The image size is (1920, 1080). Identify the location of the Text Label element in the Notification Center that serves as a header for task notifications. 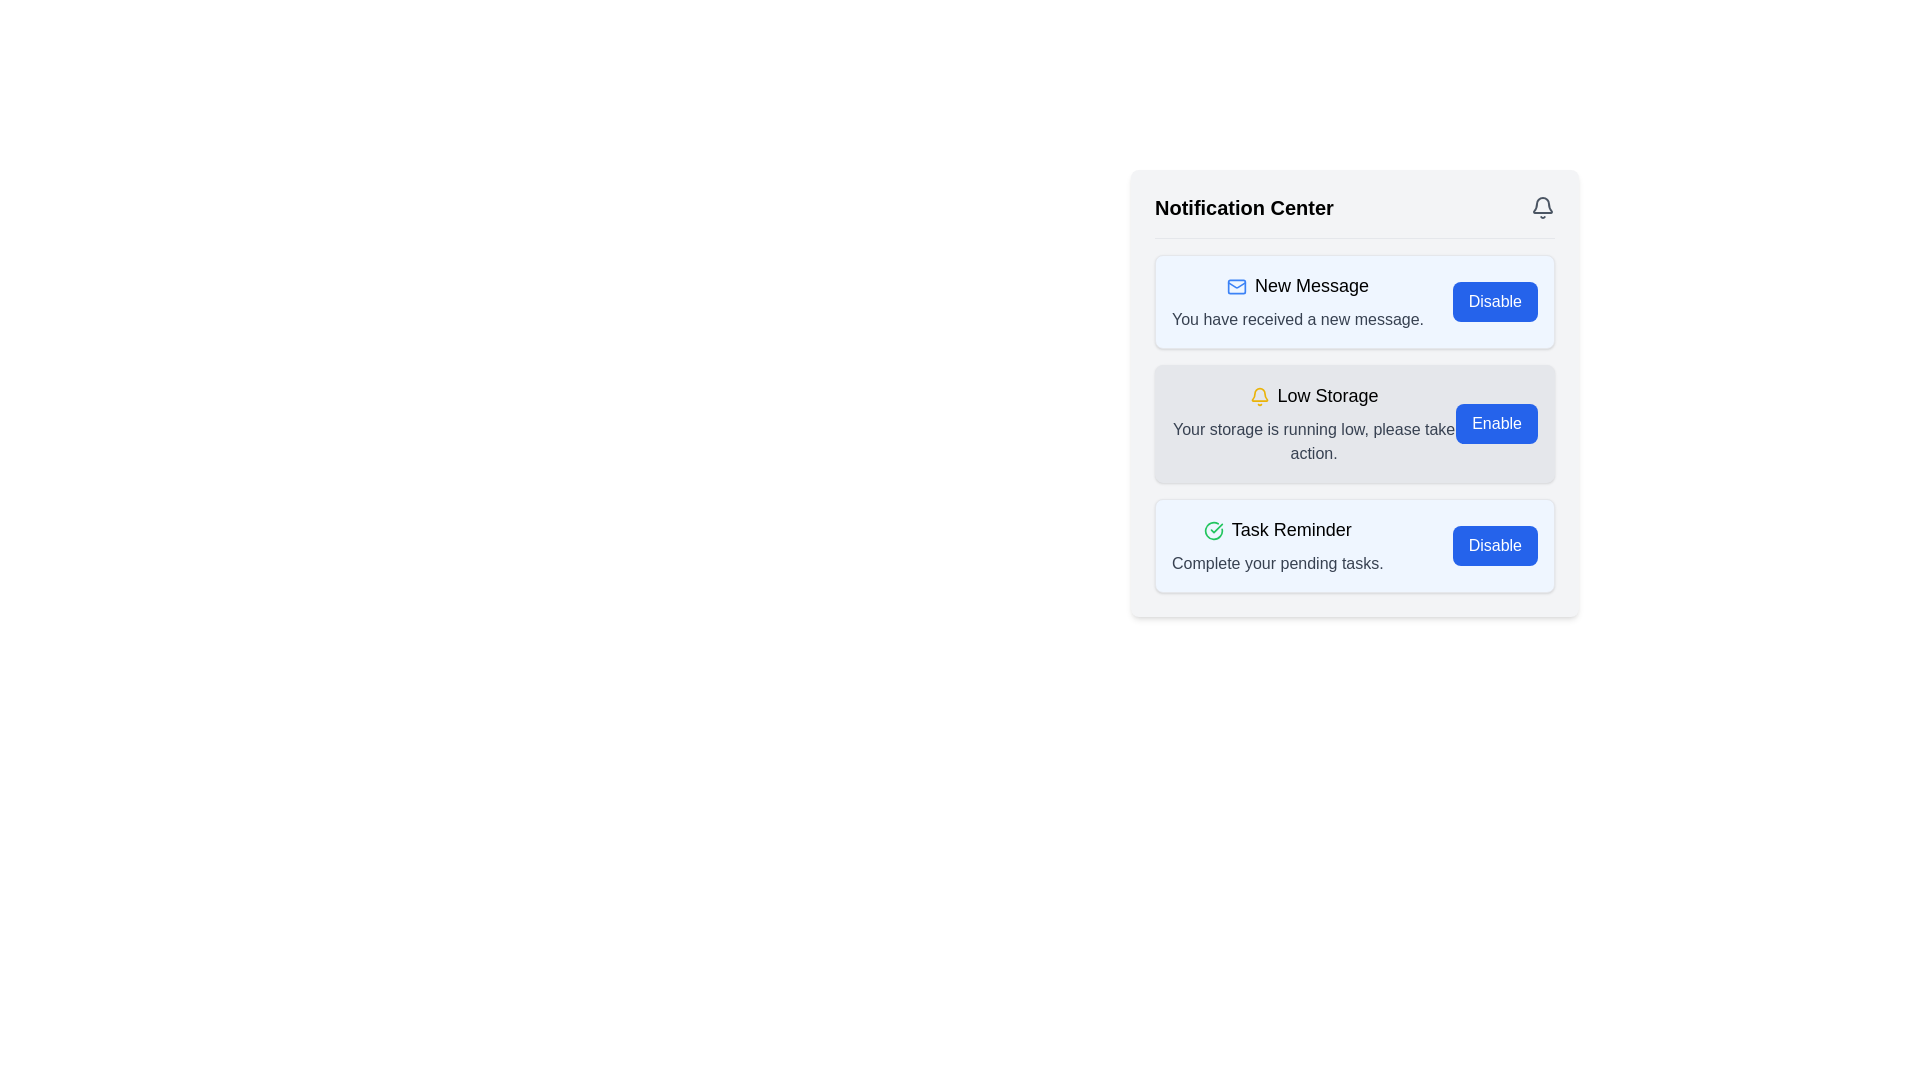
(1276, 528).